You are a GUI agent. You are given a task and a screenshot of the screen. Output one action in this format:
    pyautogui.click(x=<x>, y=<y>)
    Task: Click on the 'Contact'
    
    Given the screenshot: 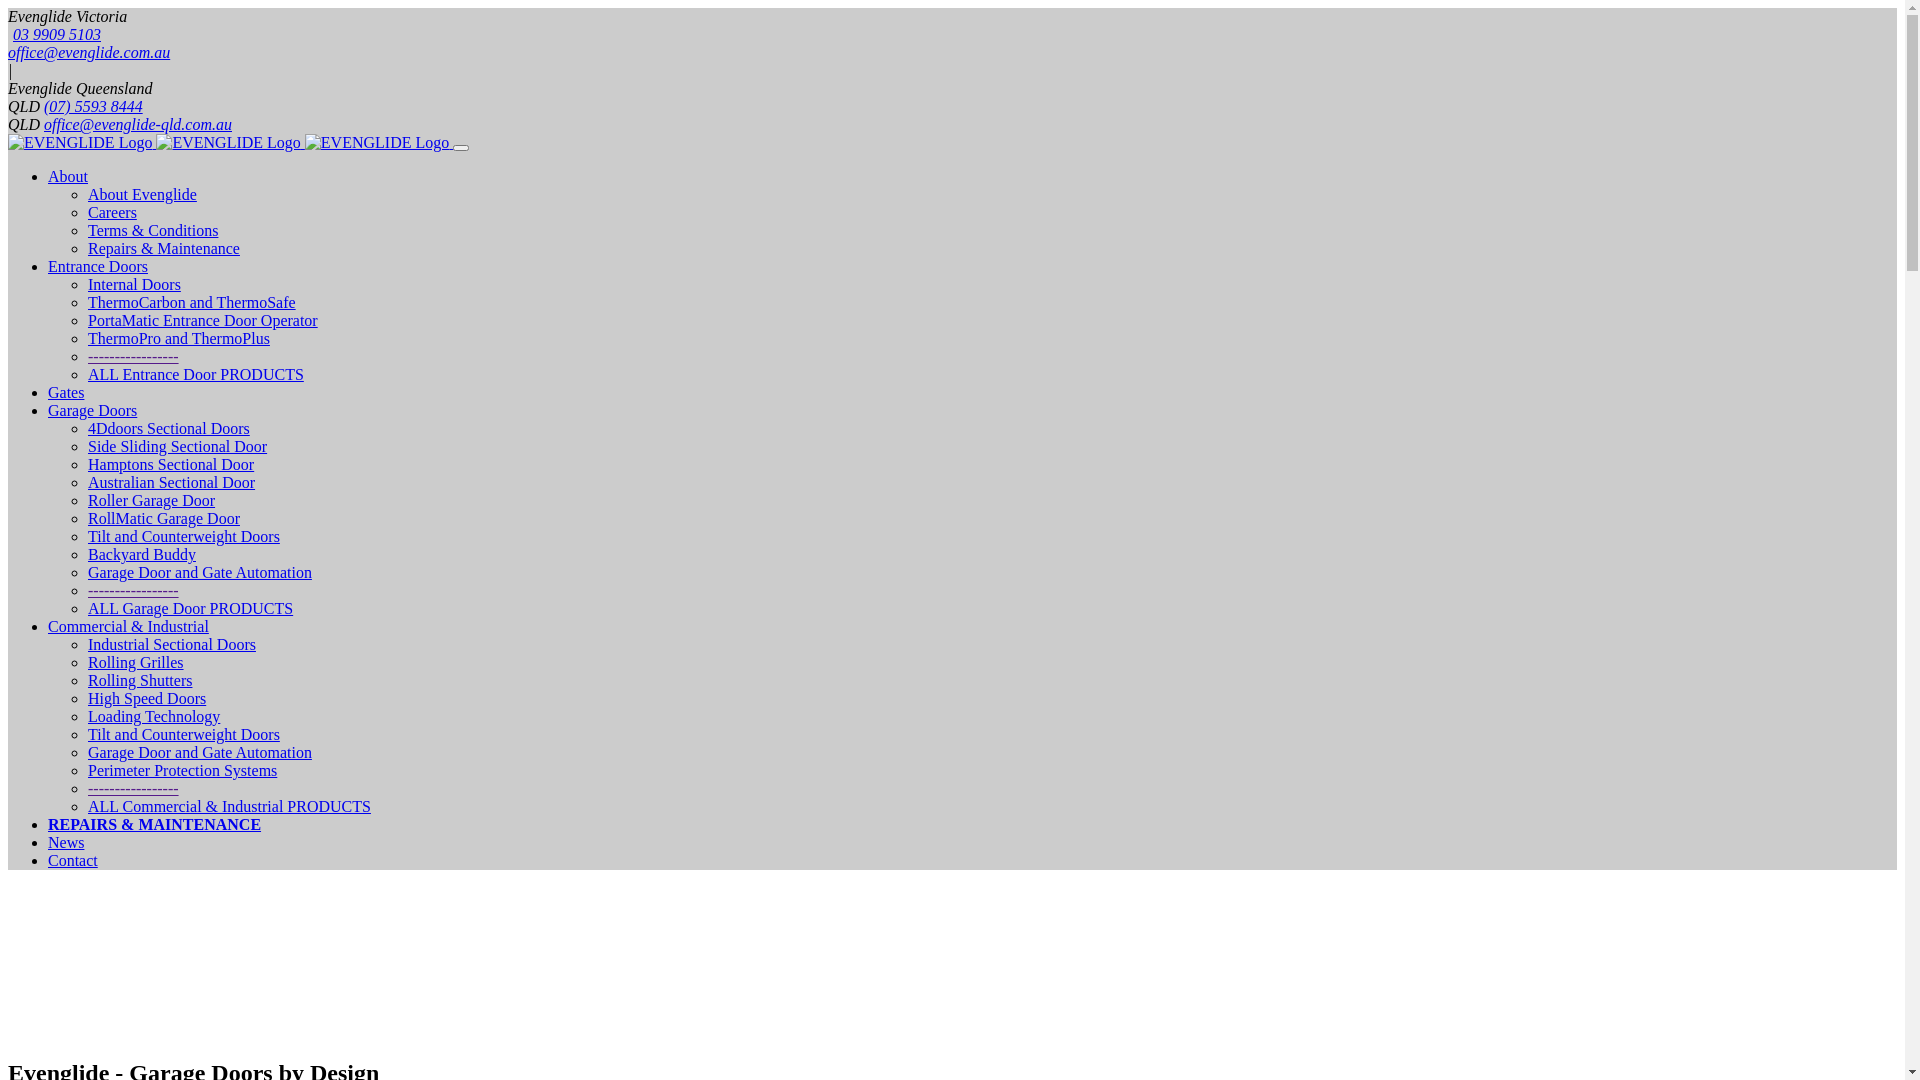 What is the action you would take?
    pyautogui.click(x=48, y=859)
    